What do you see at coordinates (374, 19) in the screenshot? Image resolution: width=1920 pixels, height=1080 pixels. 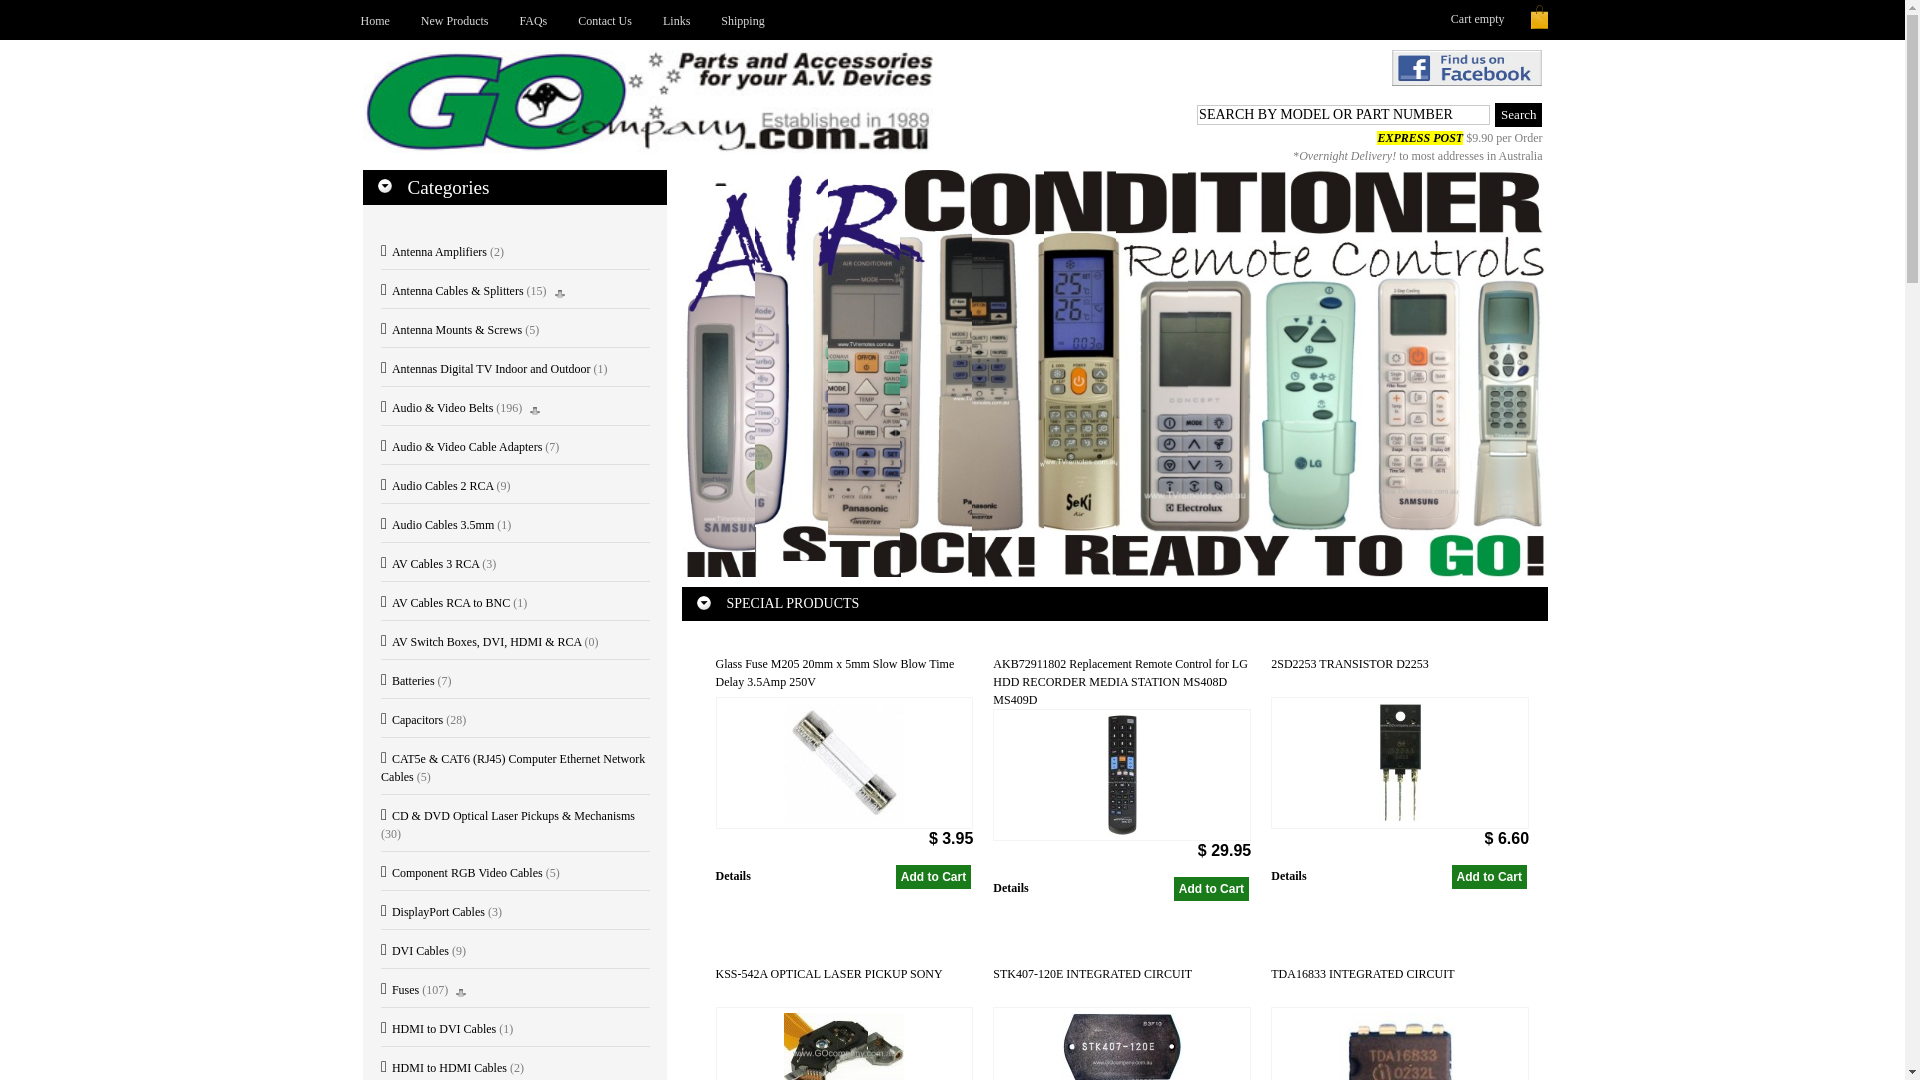 I see `'Home'` at bounding box center [374, 19].